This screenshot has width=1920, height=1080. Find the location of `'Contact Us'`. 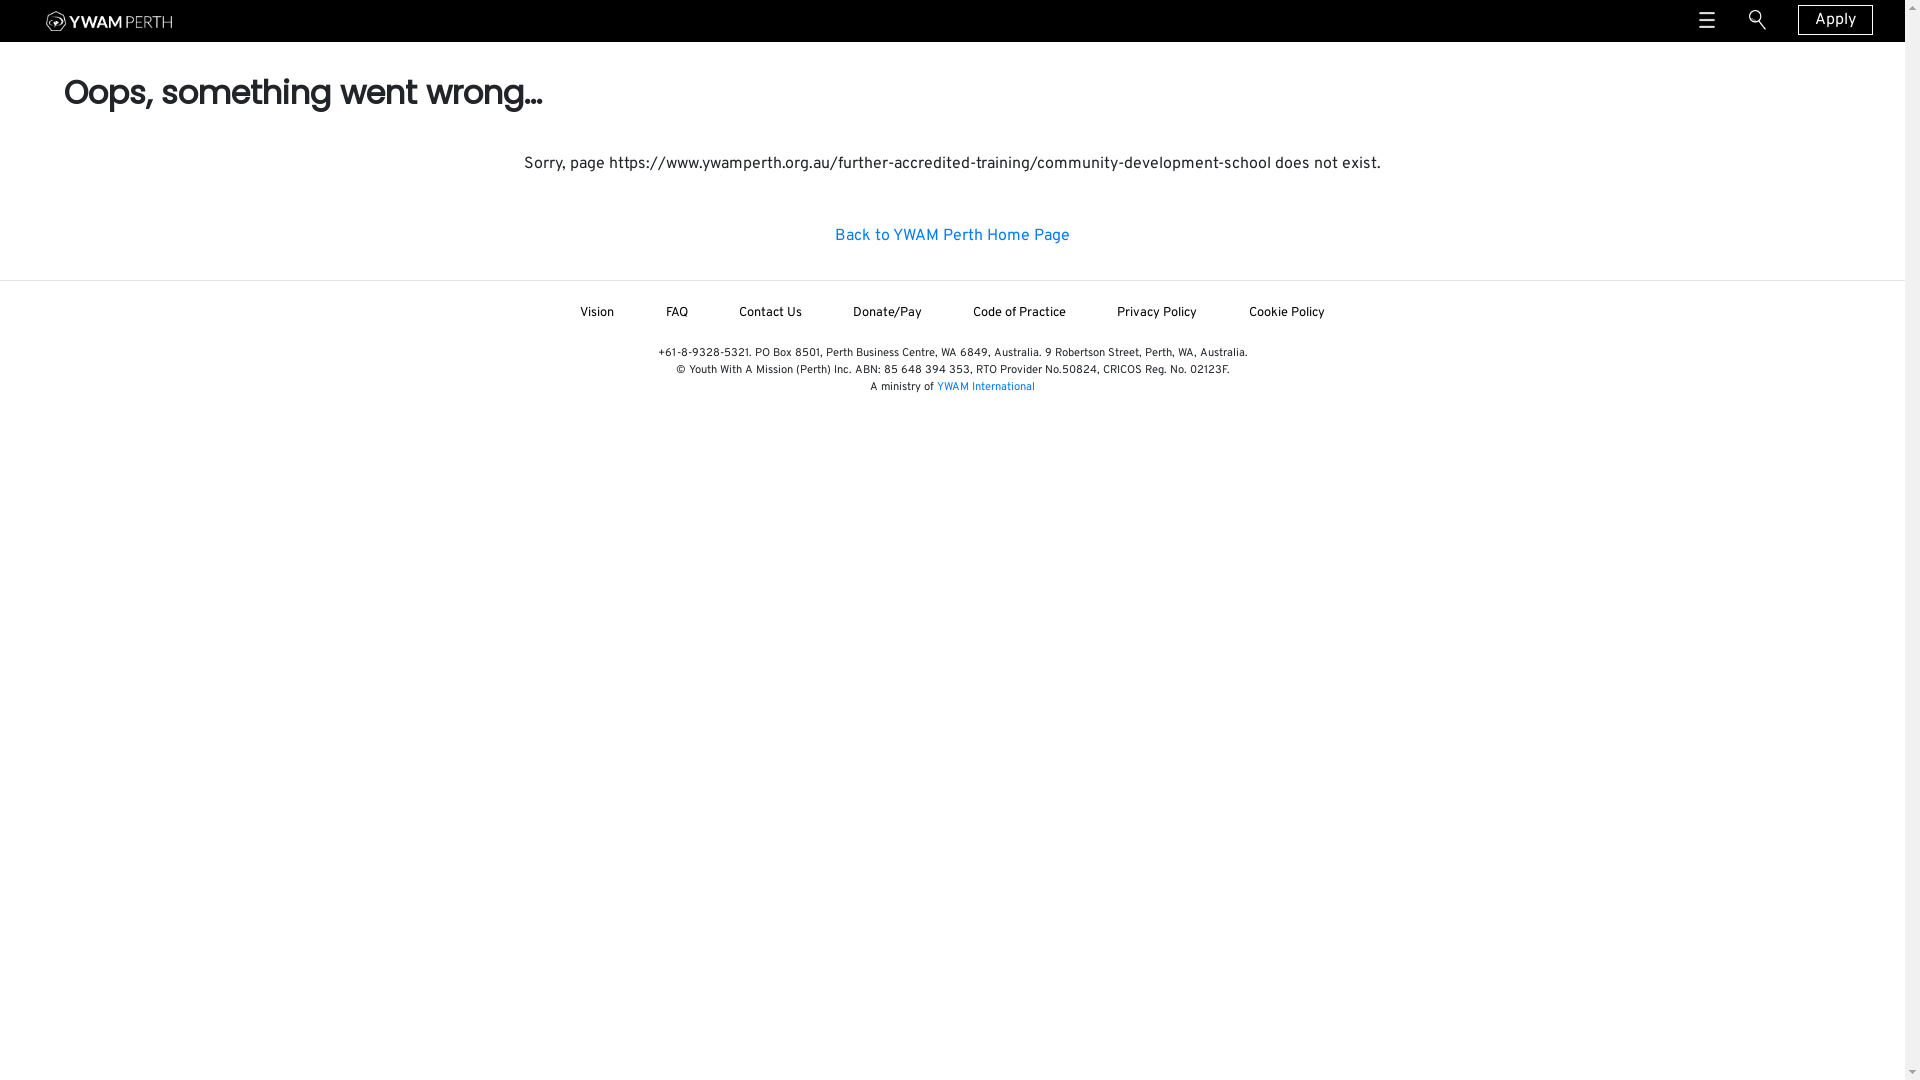

'Contact Us' is located at coordinates (713, 312).